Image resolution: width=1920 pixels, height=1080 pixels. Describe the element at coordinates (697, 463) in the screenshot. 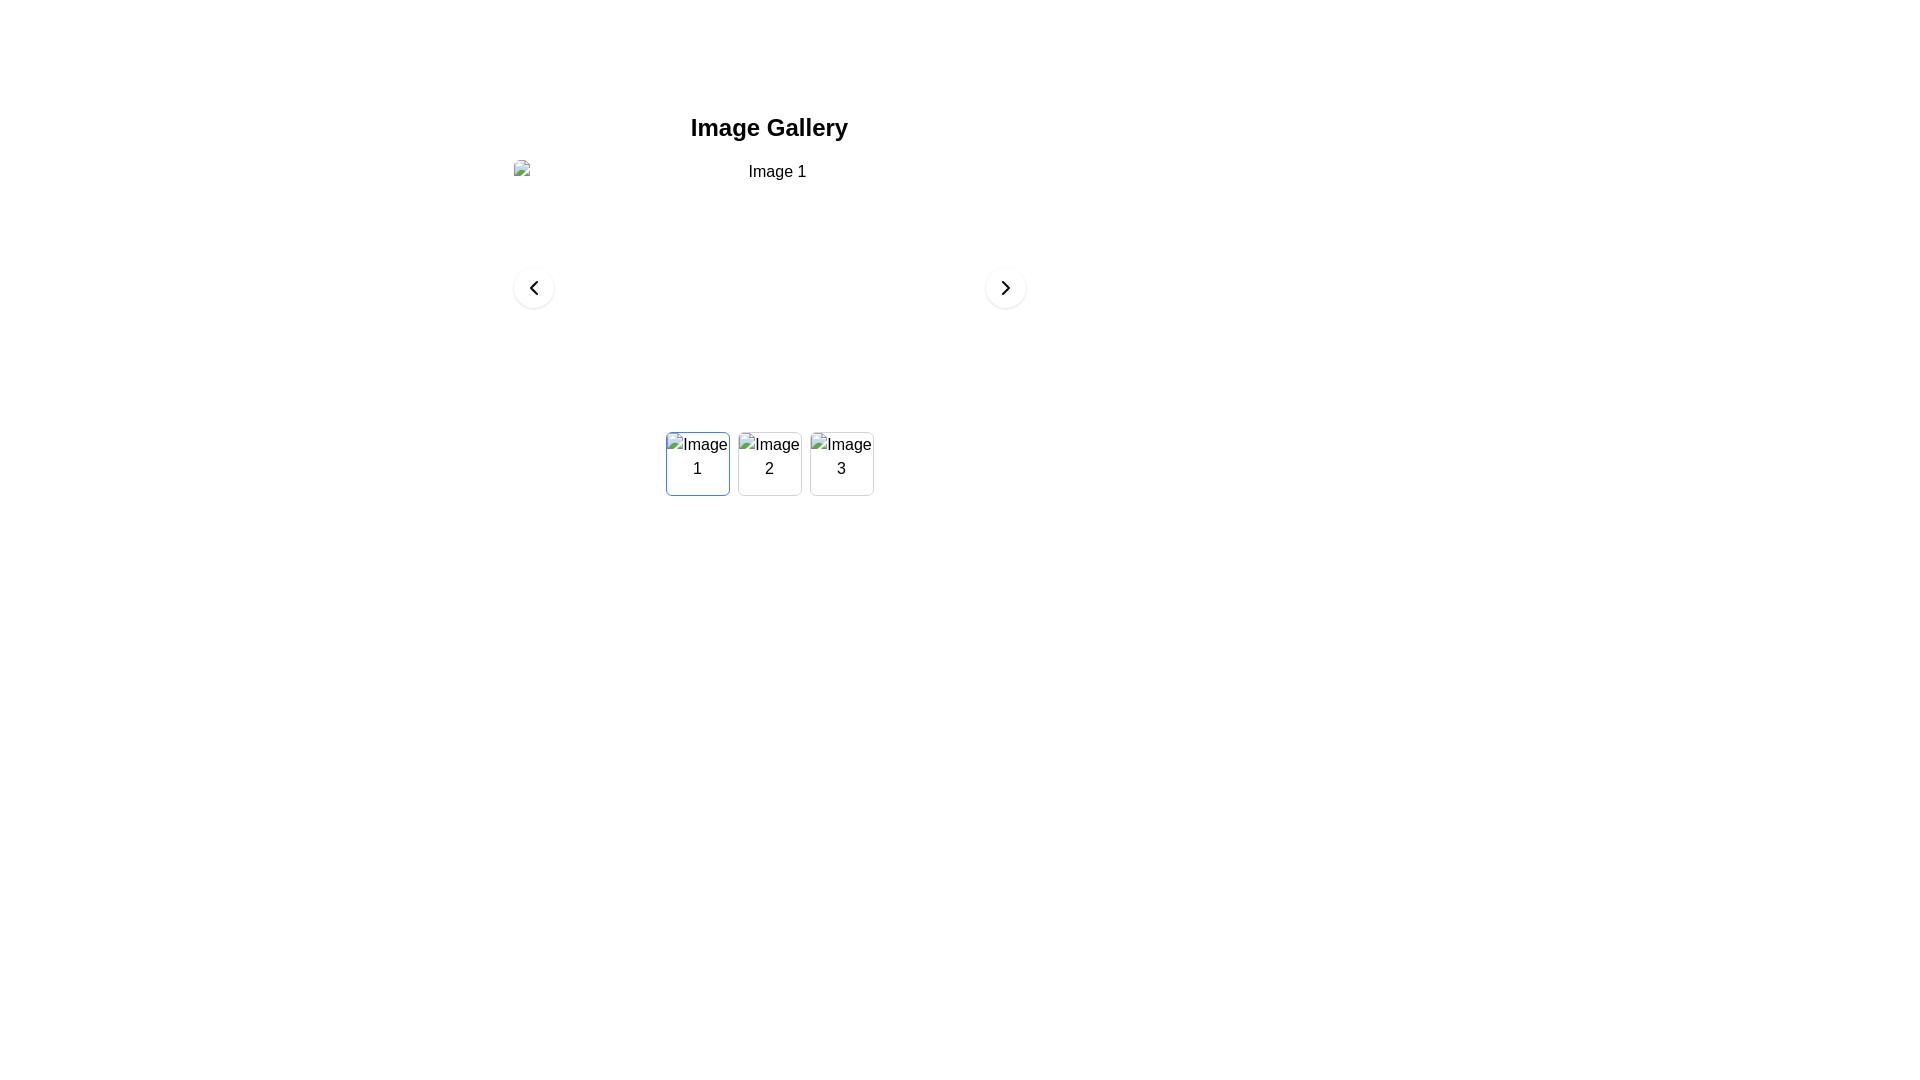

I see `the leftmost thumbnail in the horizontal image gallery below the title 'Image Gallery'` at that location.